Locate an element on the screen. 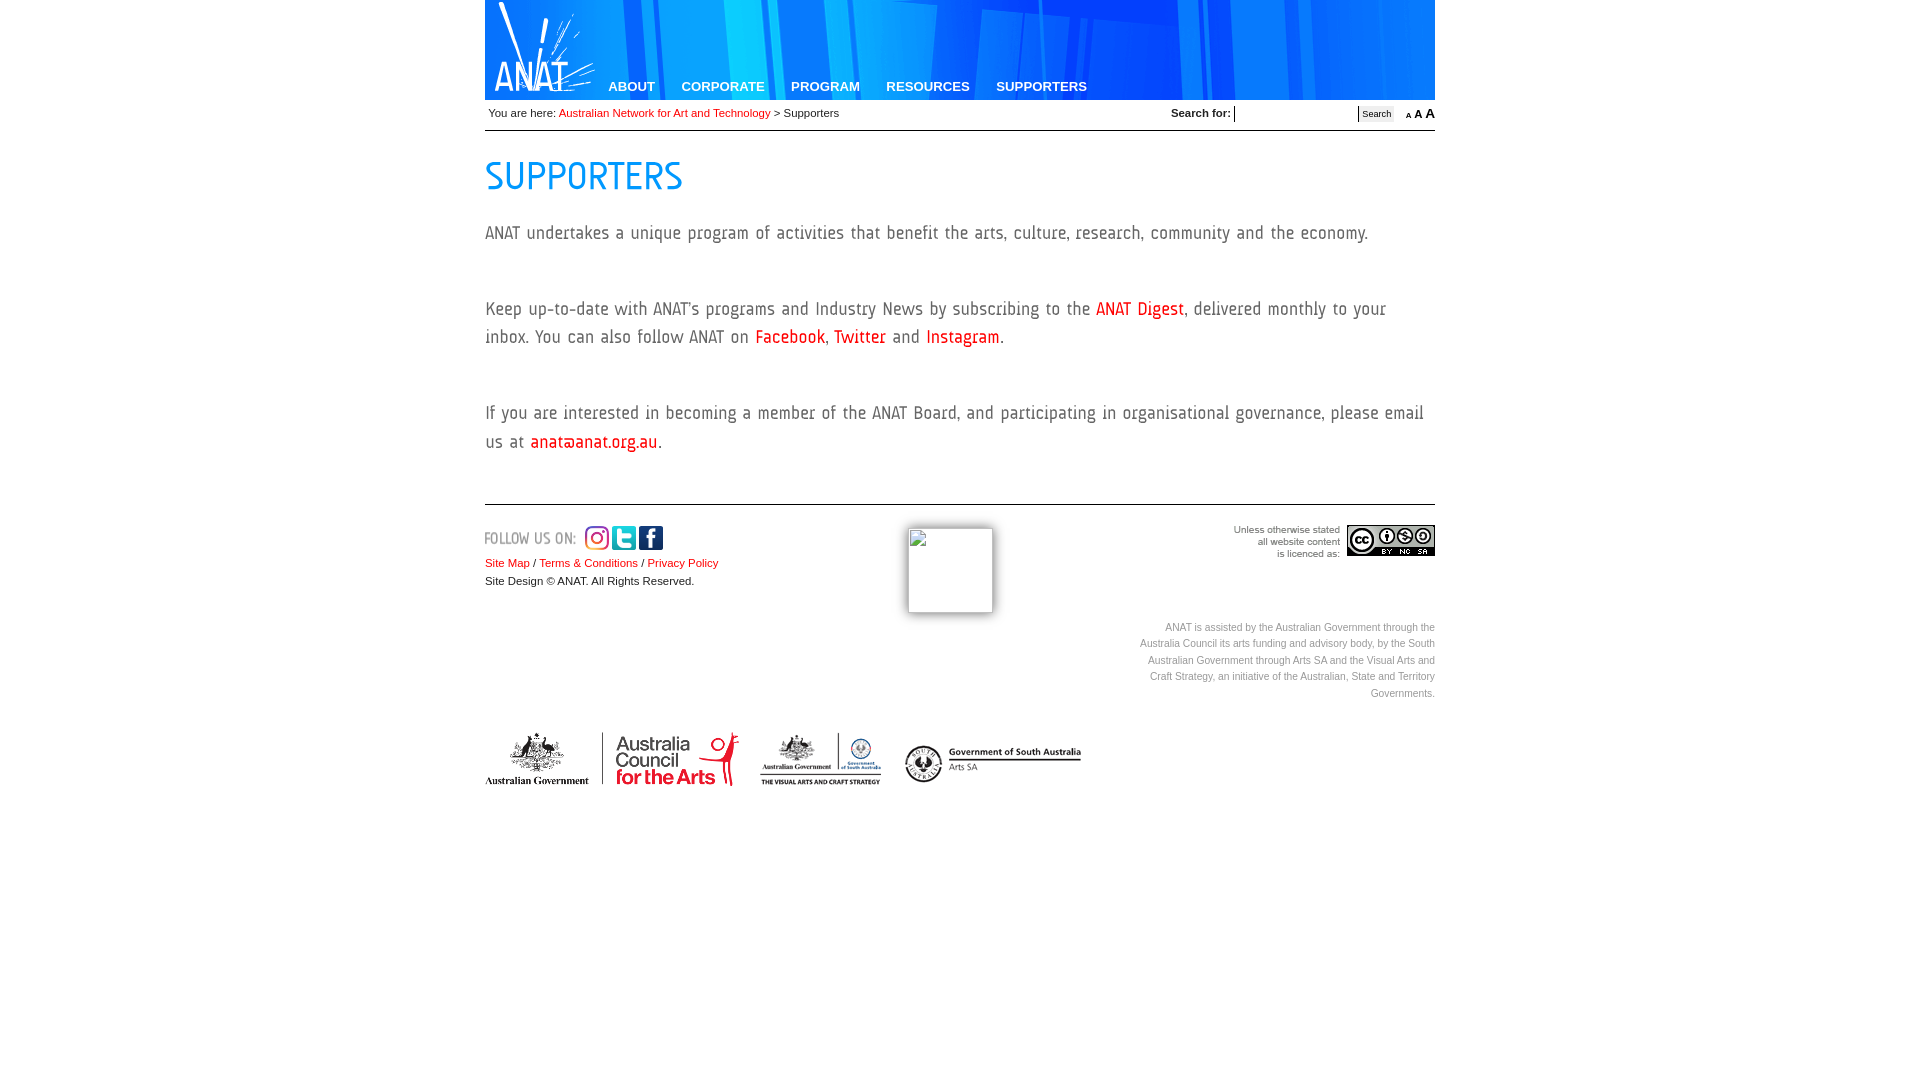 The height and width of the screenshot is (1080, 1920). 'A' is located at coordinates (1429, 113).